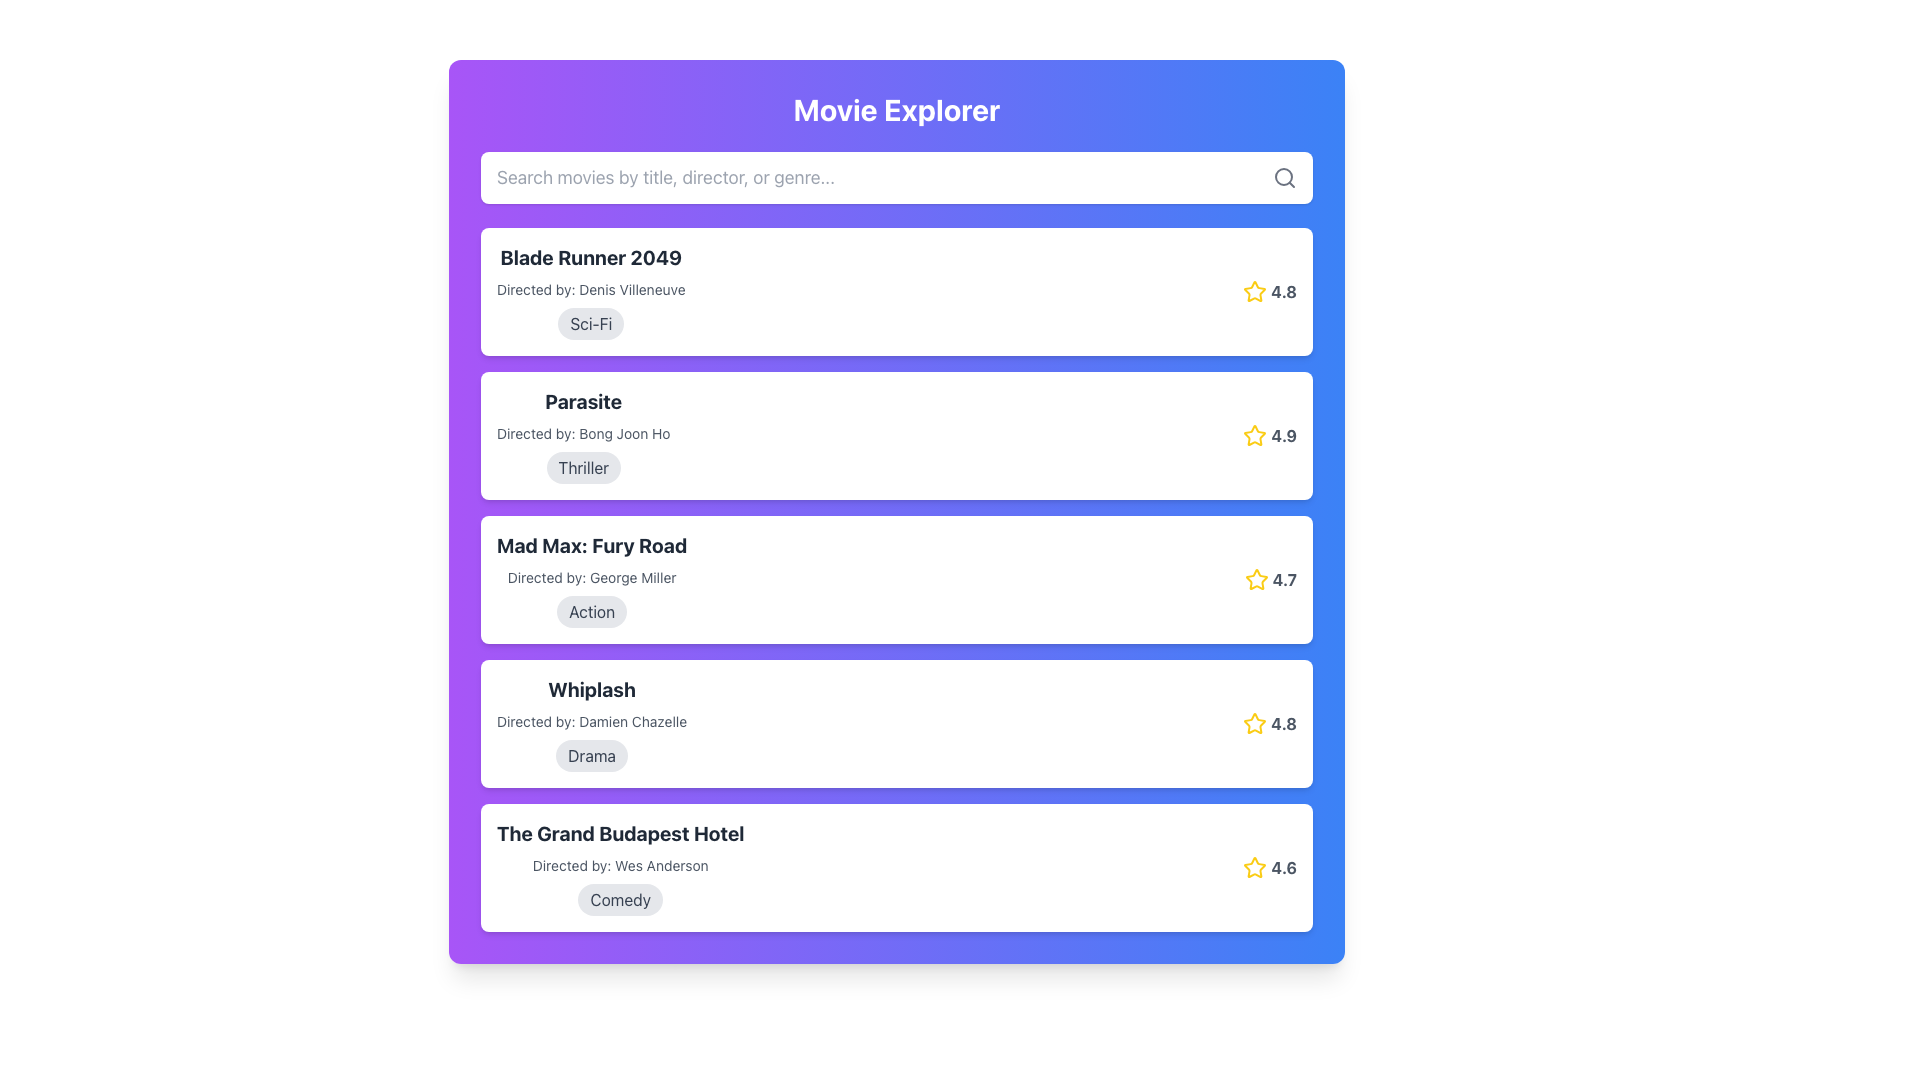  Describe the element at coordinates (590, 257) in the screenshot. I see `the bold and large text label reading 'Blade Runner 2049' located at the top of the first card in the movie list` at that location.